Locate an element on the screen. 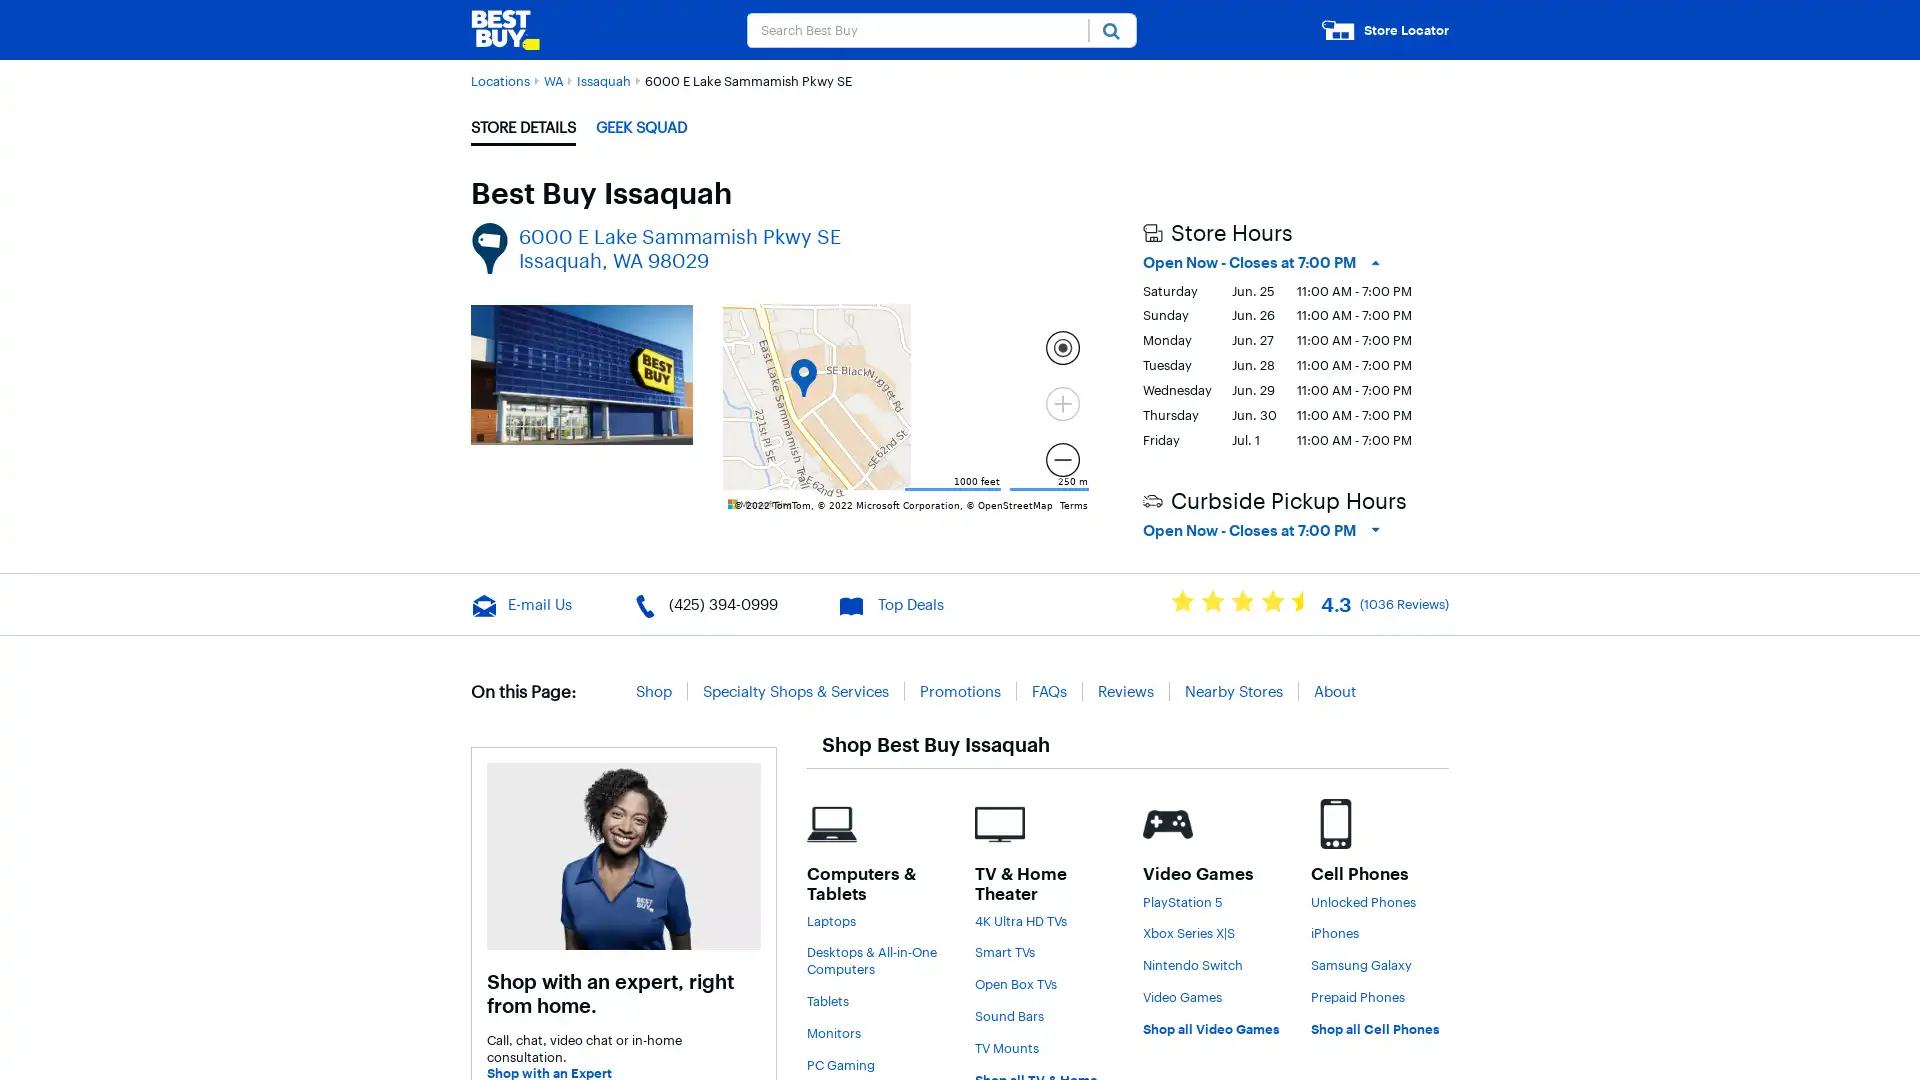 Image resolution: width=1920 pixels, height=1080 pixels. Open Now - Closes at 7:00 PM is located at coordinates (1260, 261).